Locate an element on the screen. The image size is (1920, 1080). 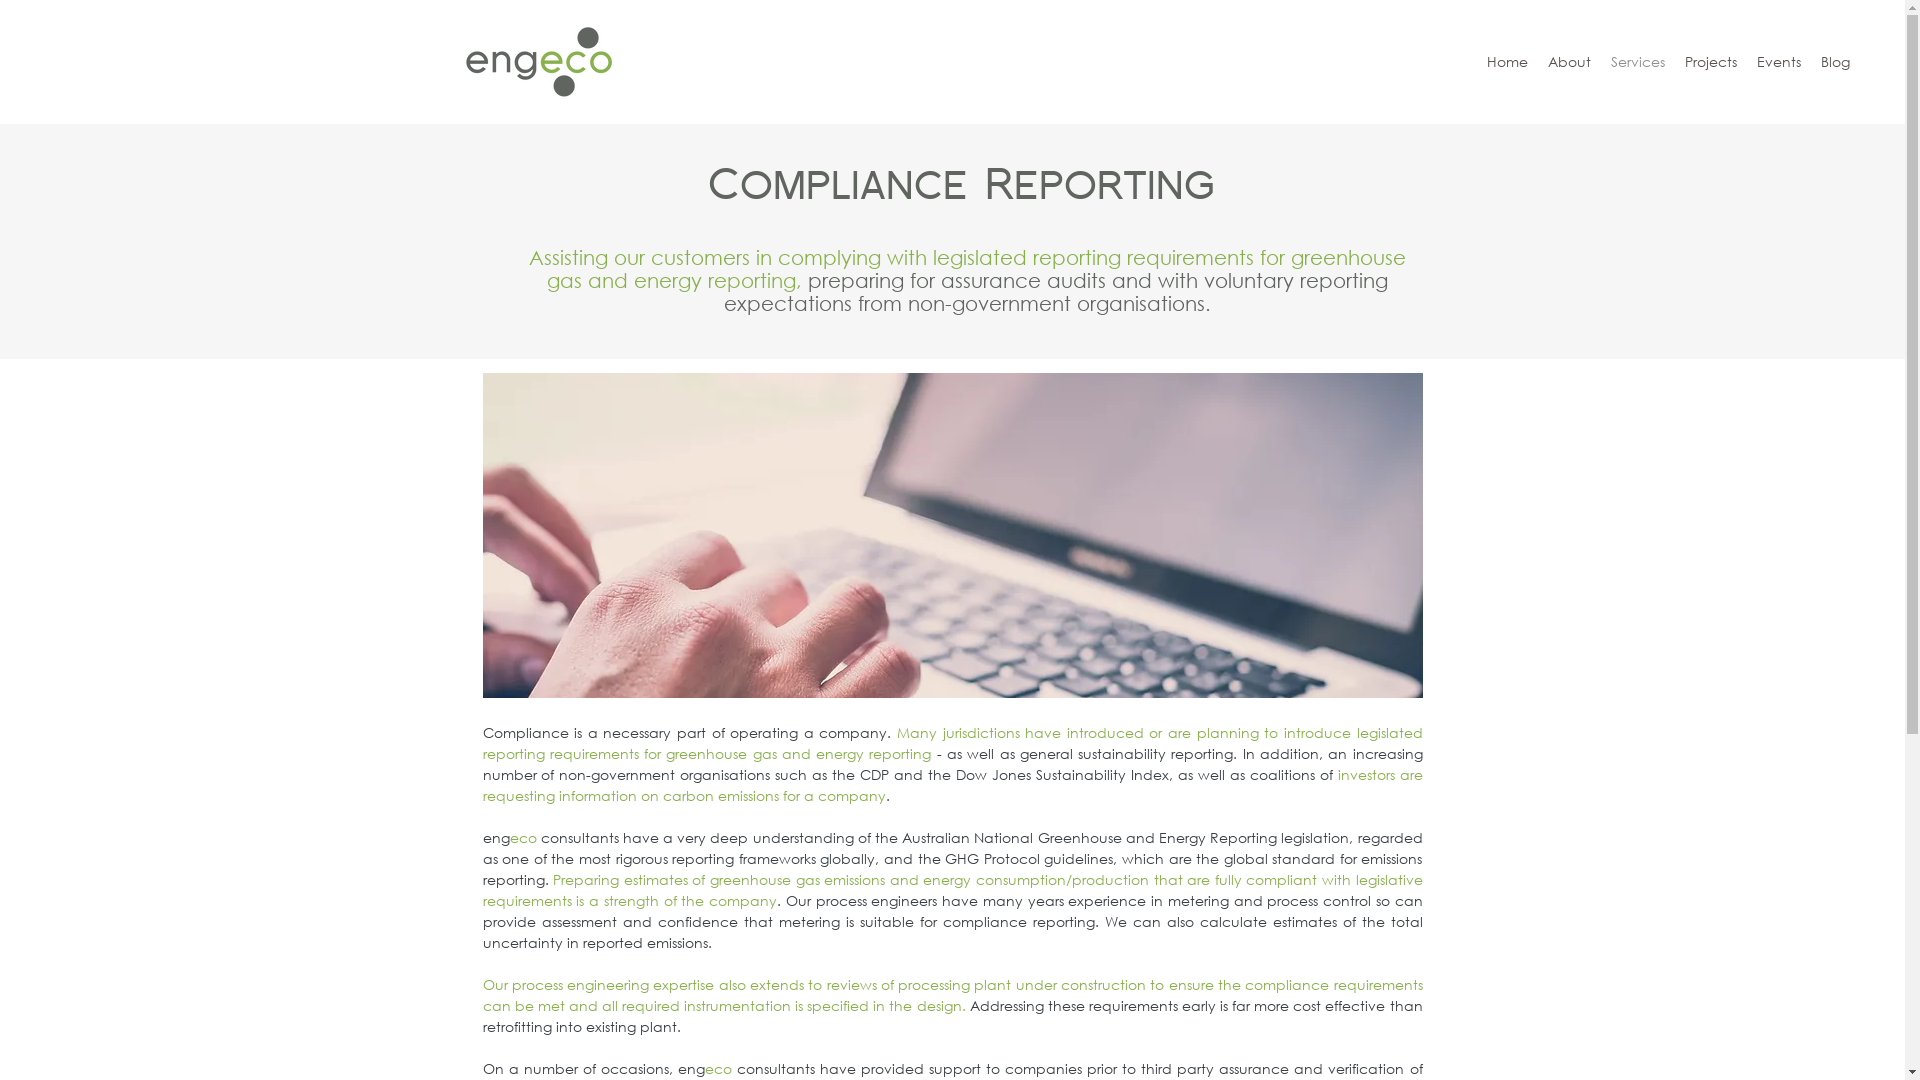
'Events' is located at coordinates (1779, 60).